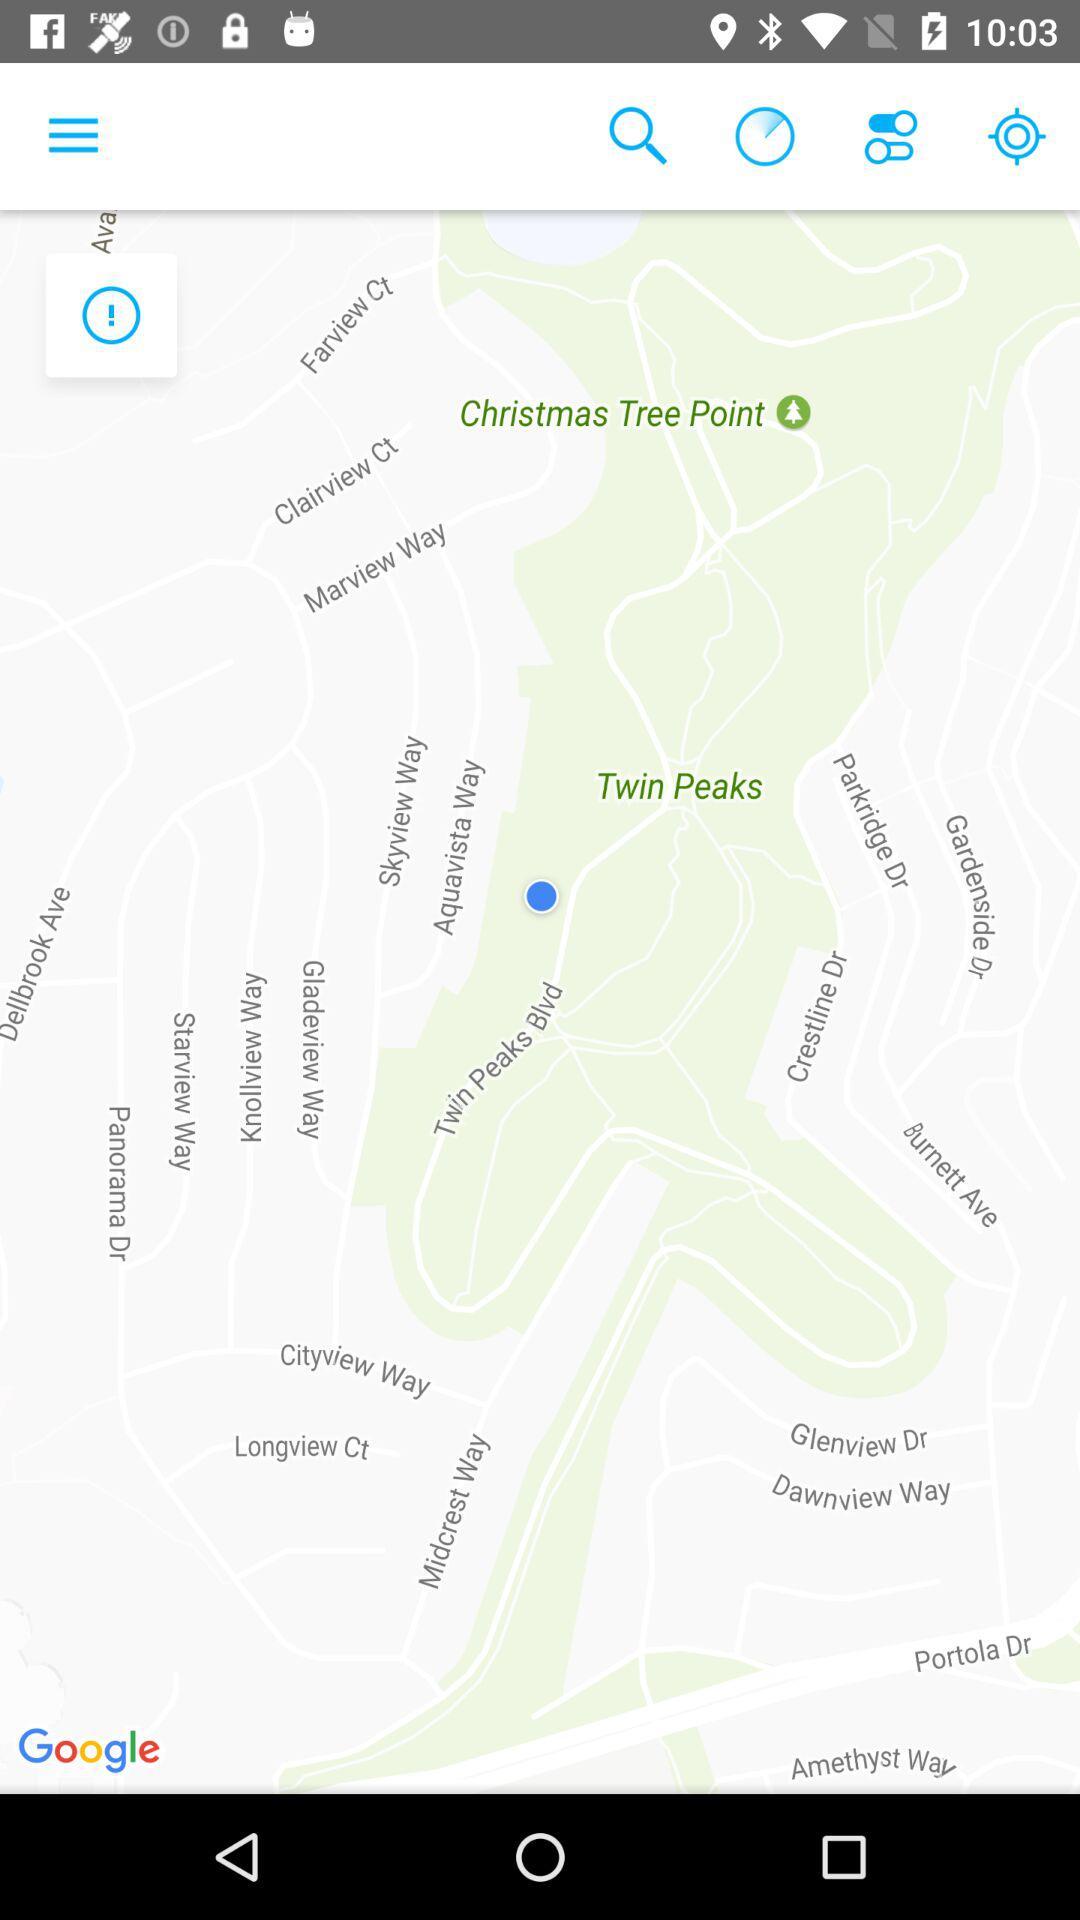 Image resolution: width=1080 pixels, height=1920 pixels. I want to click on the warning icon, so click(111, 314).